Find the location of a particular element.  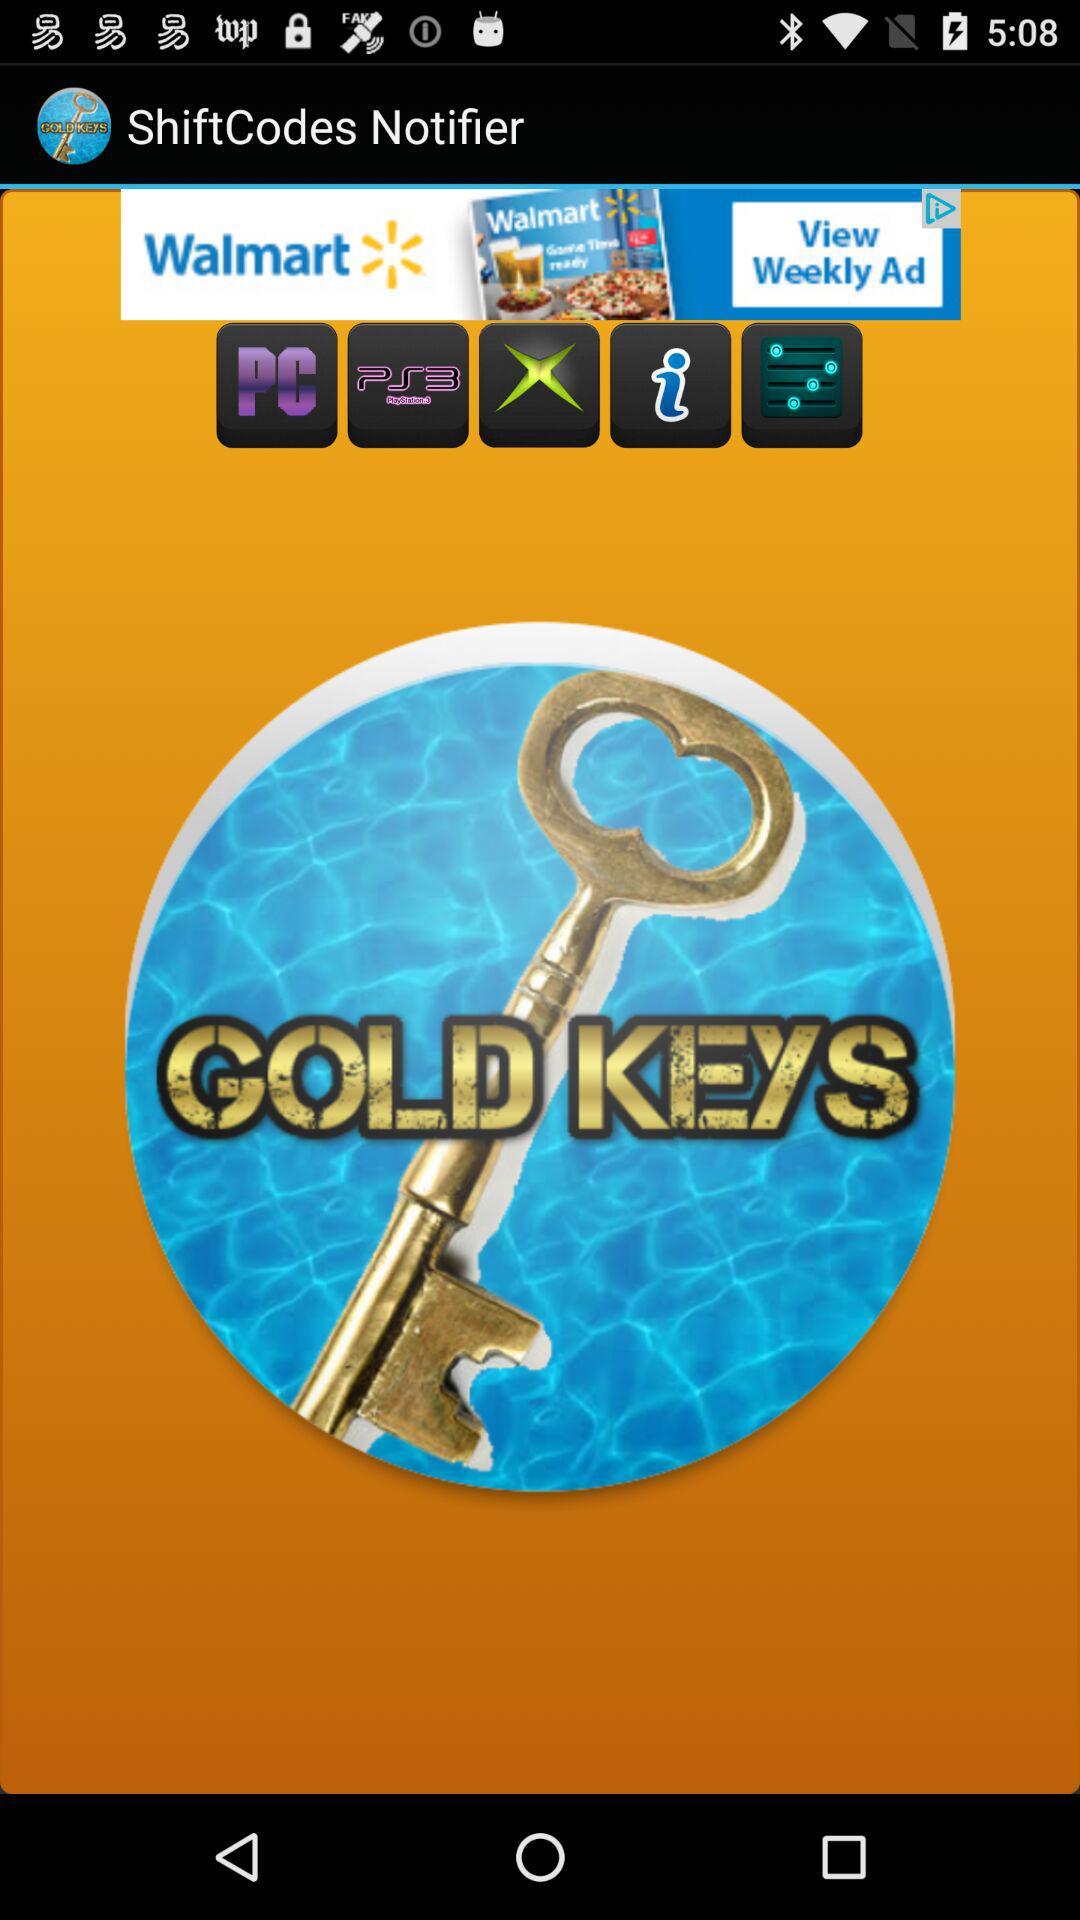

playstation 3 is located at coordinates (407, 385).